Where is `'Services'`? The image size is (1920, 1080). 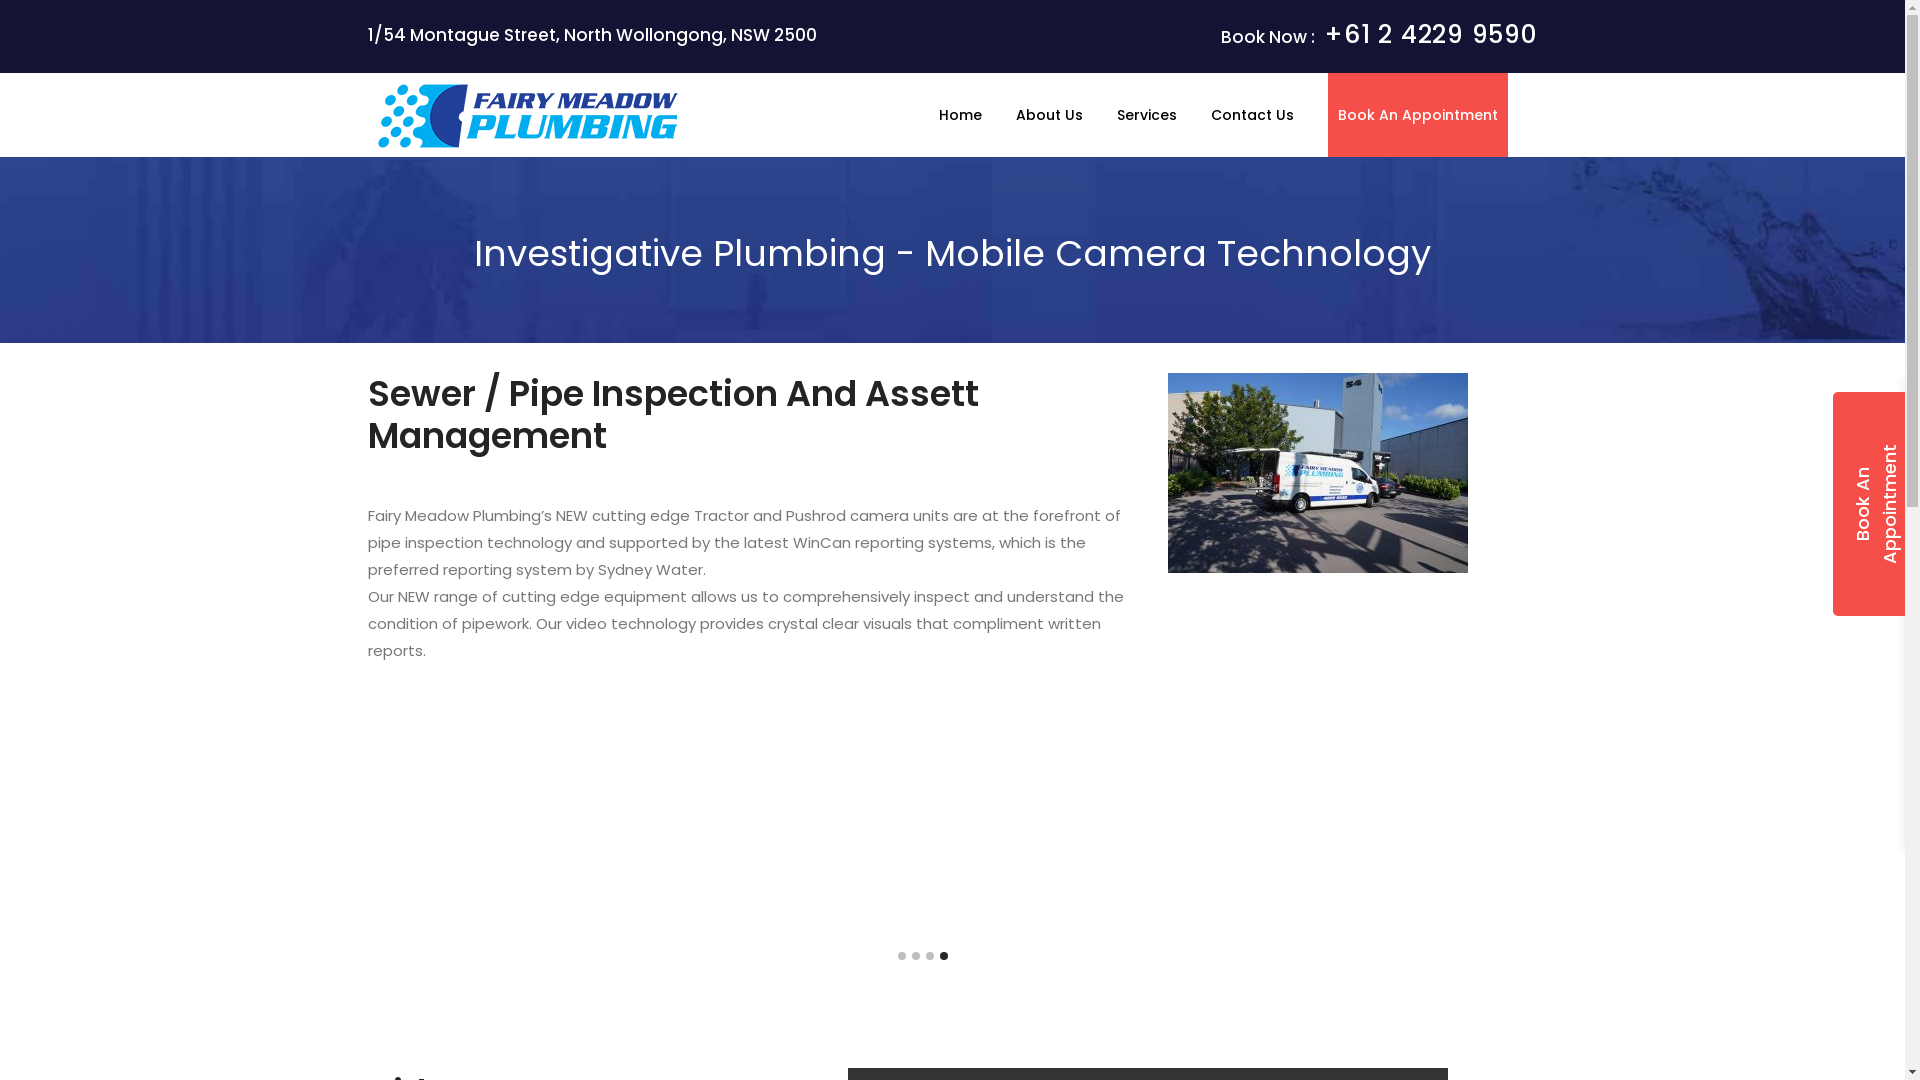
'Services' is located at coordinates (1146, 115).